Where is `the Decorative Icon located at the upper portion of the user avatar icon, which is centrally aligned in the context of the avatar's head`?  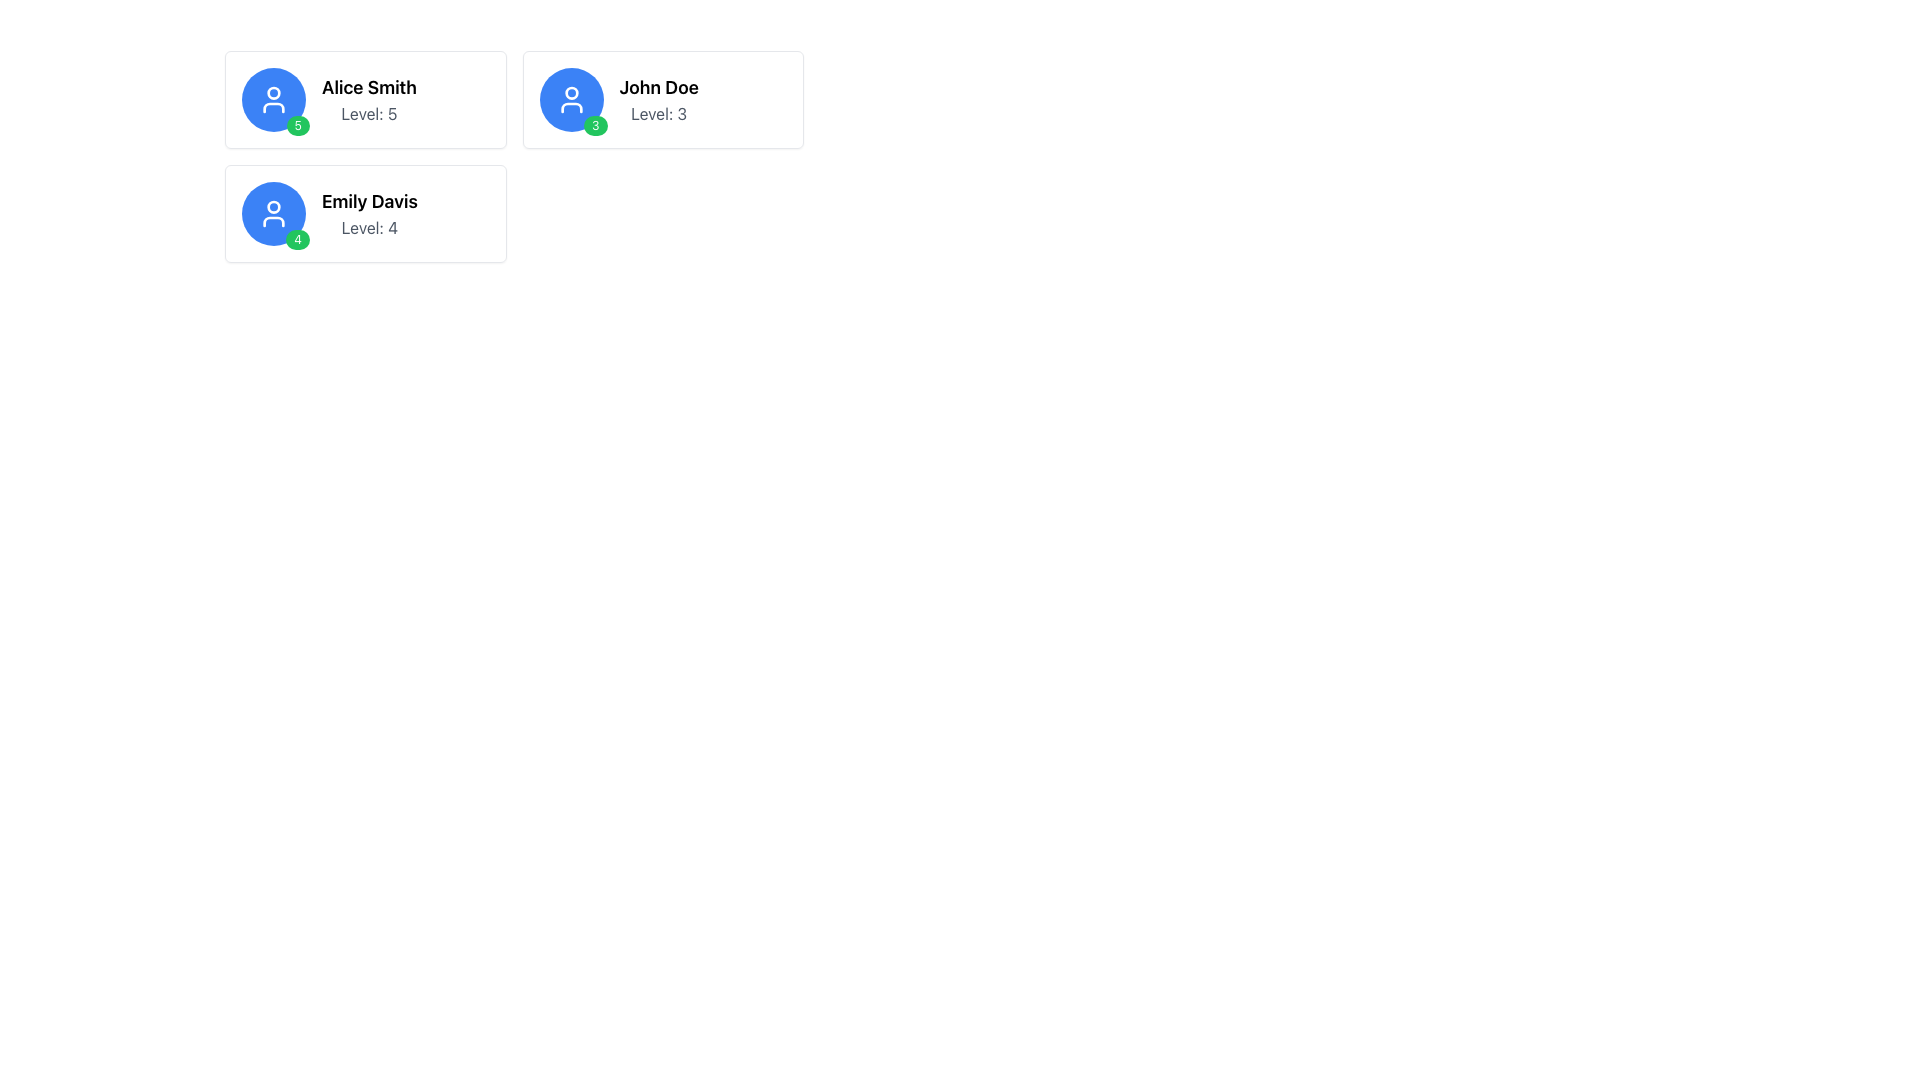 the Decorative Icon located at the upper portion of the user avatar icon, which is centrally aligned in the context of the avatar's head is located at coordinates (272, 92).